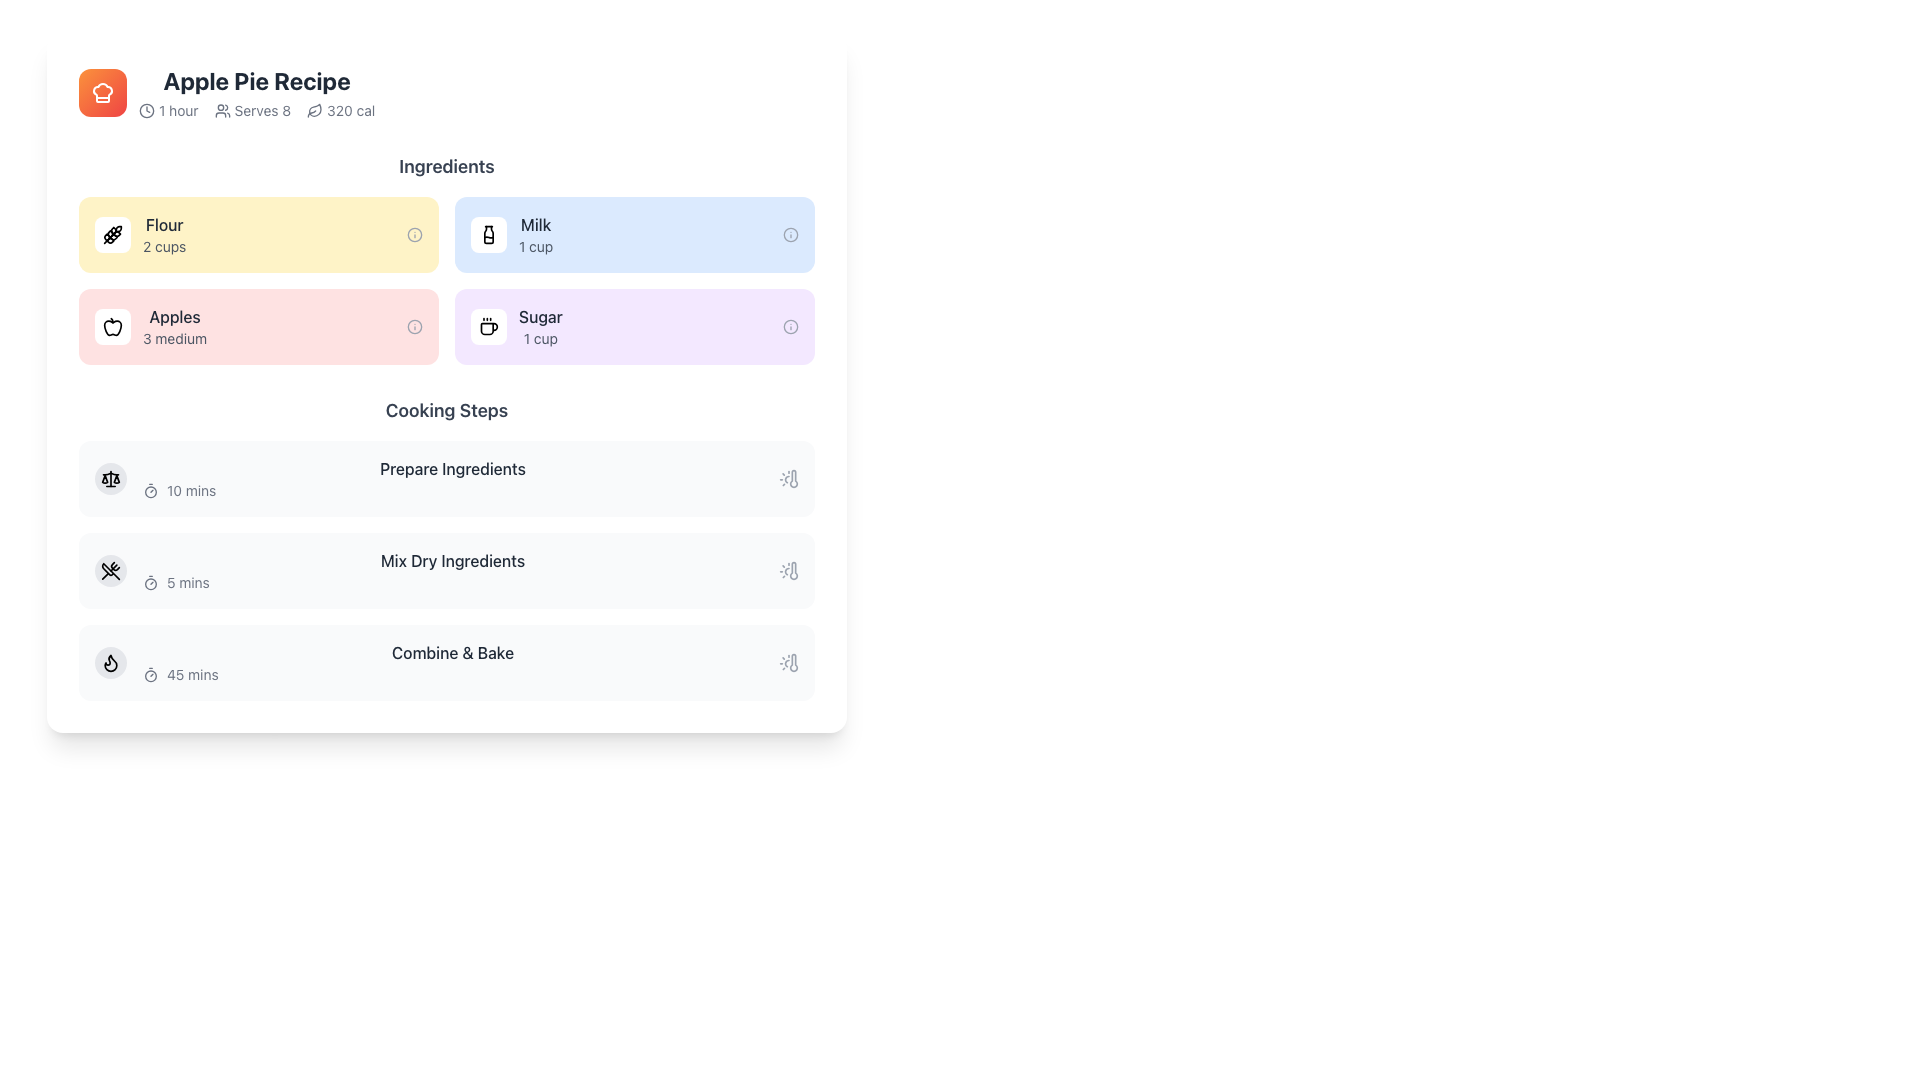  What do you see at coordinates (109, 570) in the screenshot?
I see `the crossed utensils icon within the circular button that indicates the 'Mix Dry Ingredients' step in the cooking steps list` at bounding box center [109, 570].